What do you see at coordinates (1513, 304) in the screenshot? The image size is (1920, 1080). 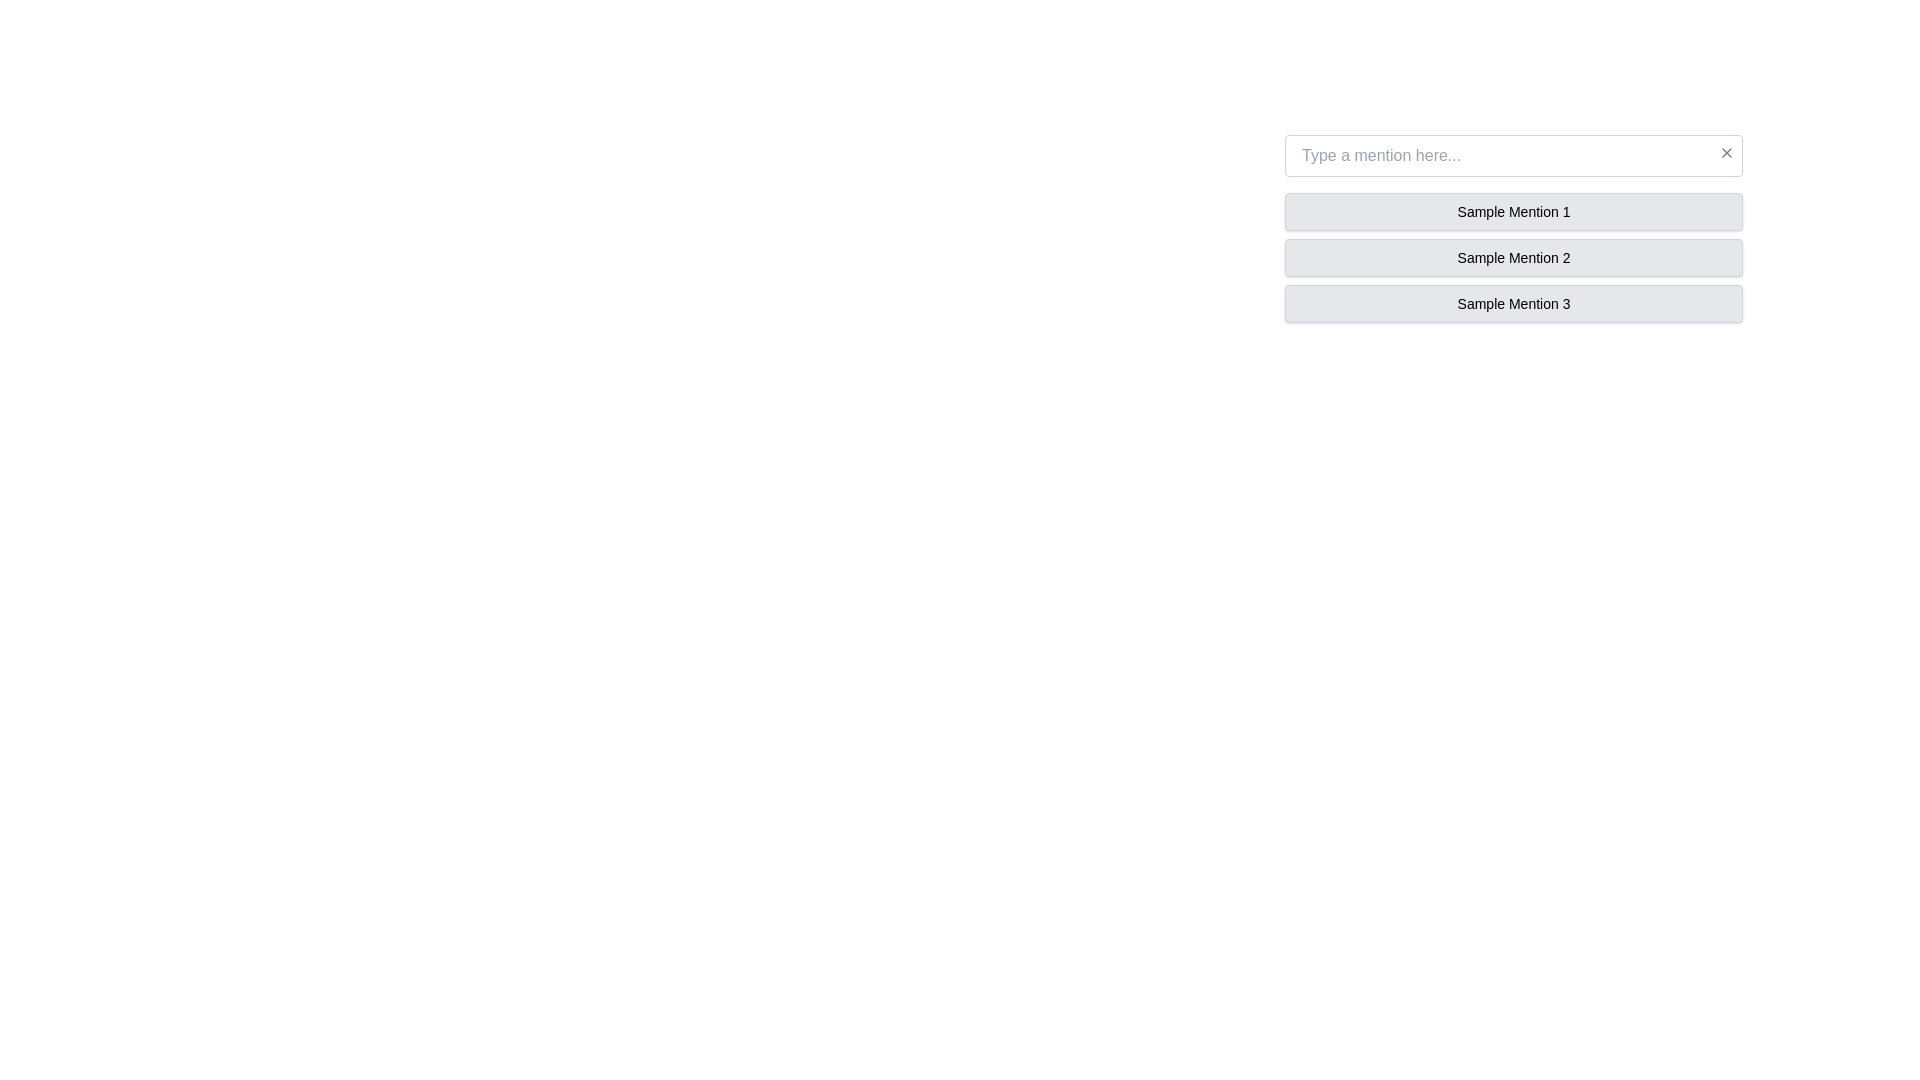 I see `the third button-like list item in the selectable options` at bounding box center [1513, 304].